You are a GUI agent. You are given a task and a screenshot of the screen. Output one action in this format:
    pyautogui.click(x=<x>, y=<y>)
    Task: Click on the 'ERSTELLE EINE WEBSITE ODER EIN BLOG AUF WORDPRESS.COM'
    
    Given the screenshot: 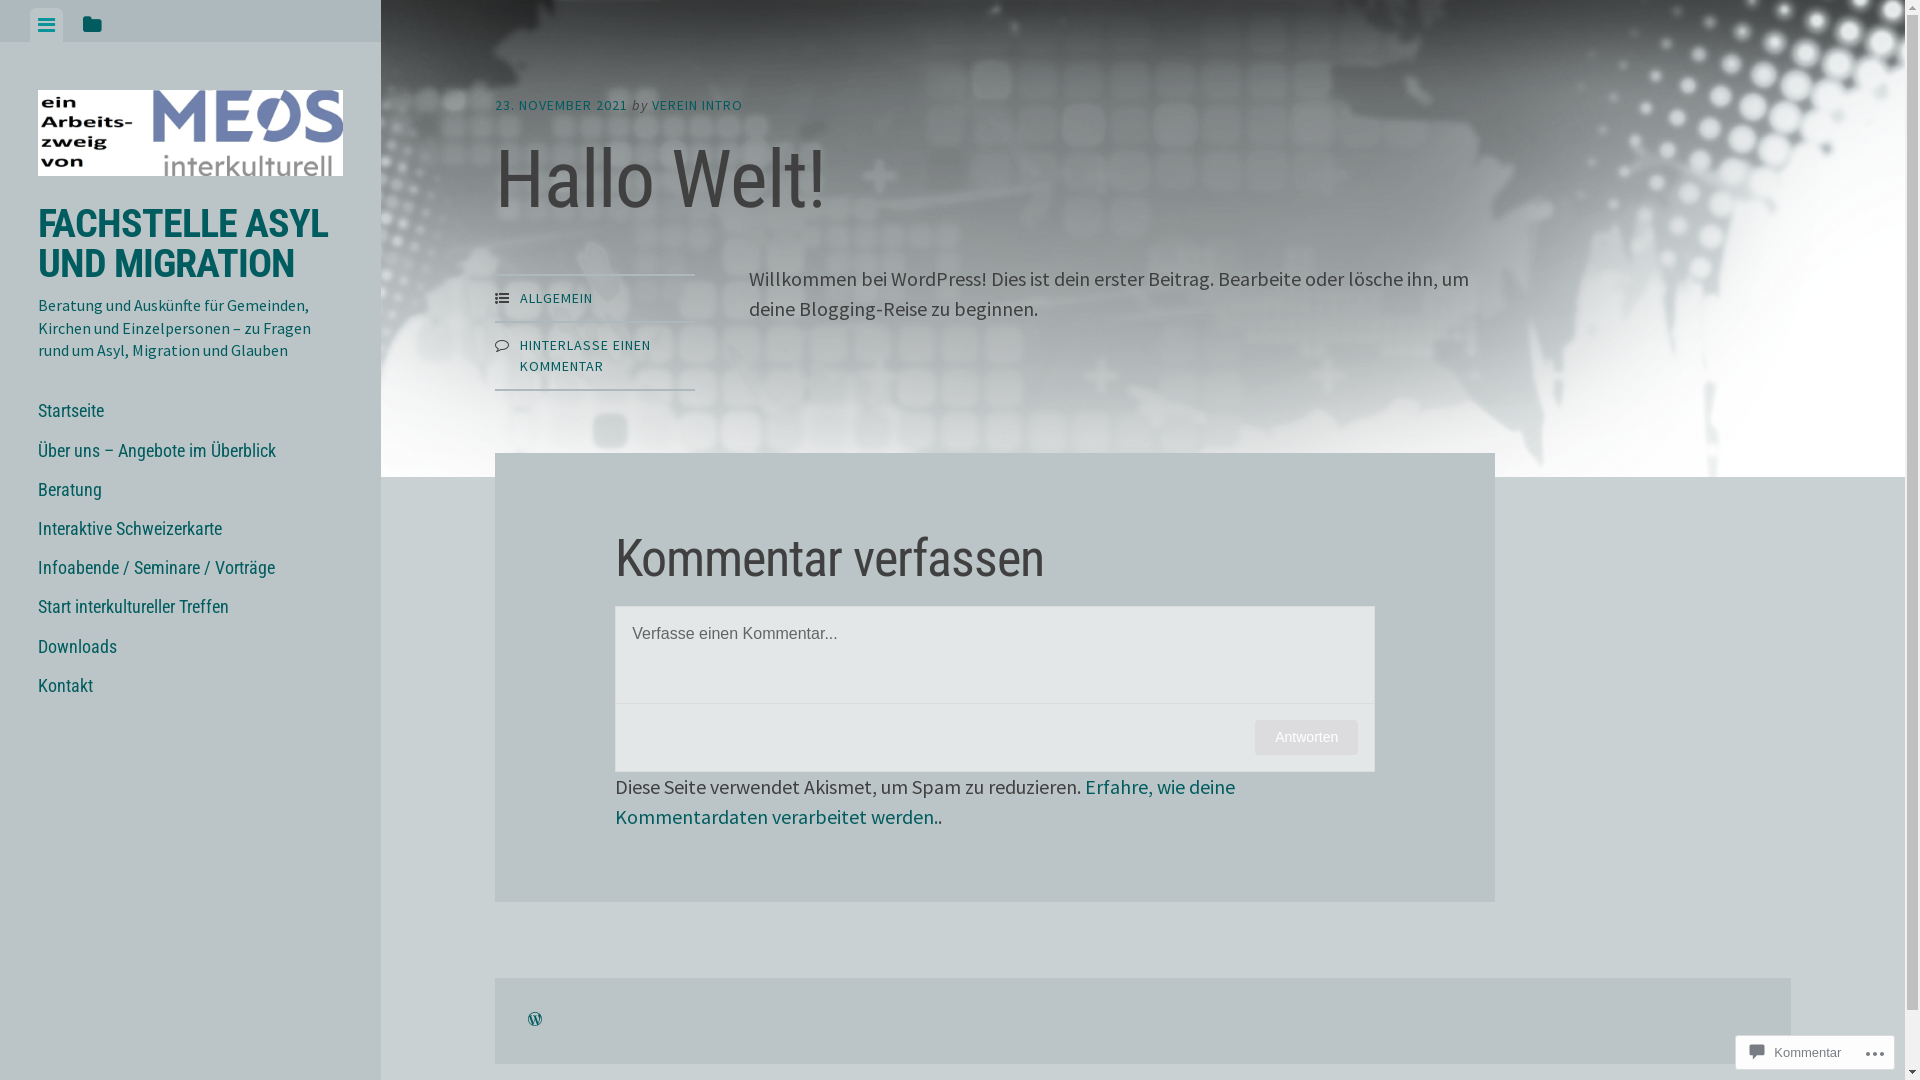 What is the action you would take?
    pyautogui.click(x=534, y=1019)
    